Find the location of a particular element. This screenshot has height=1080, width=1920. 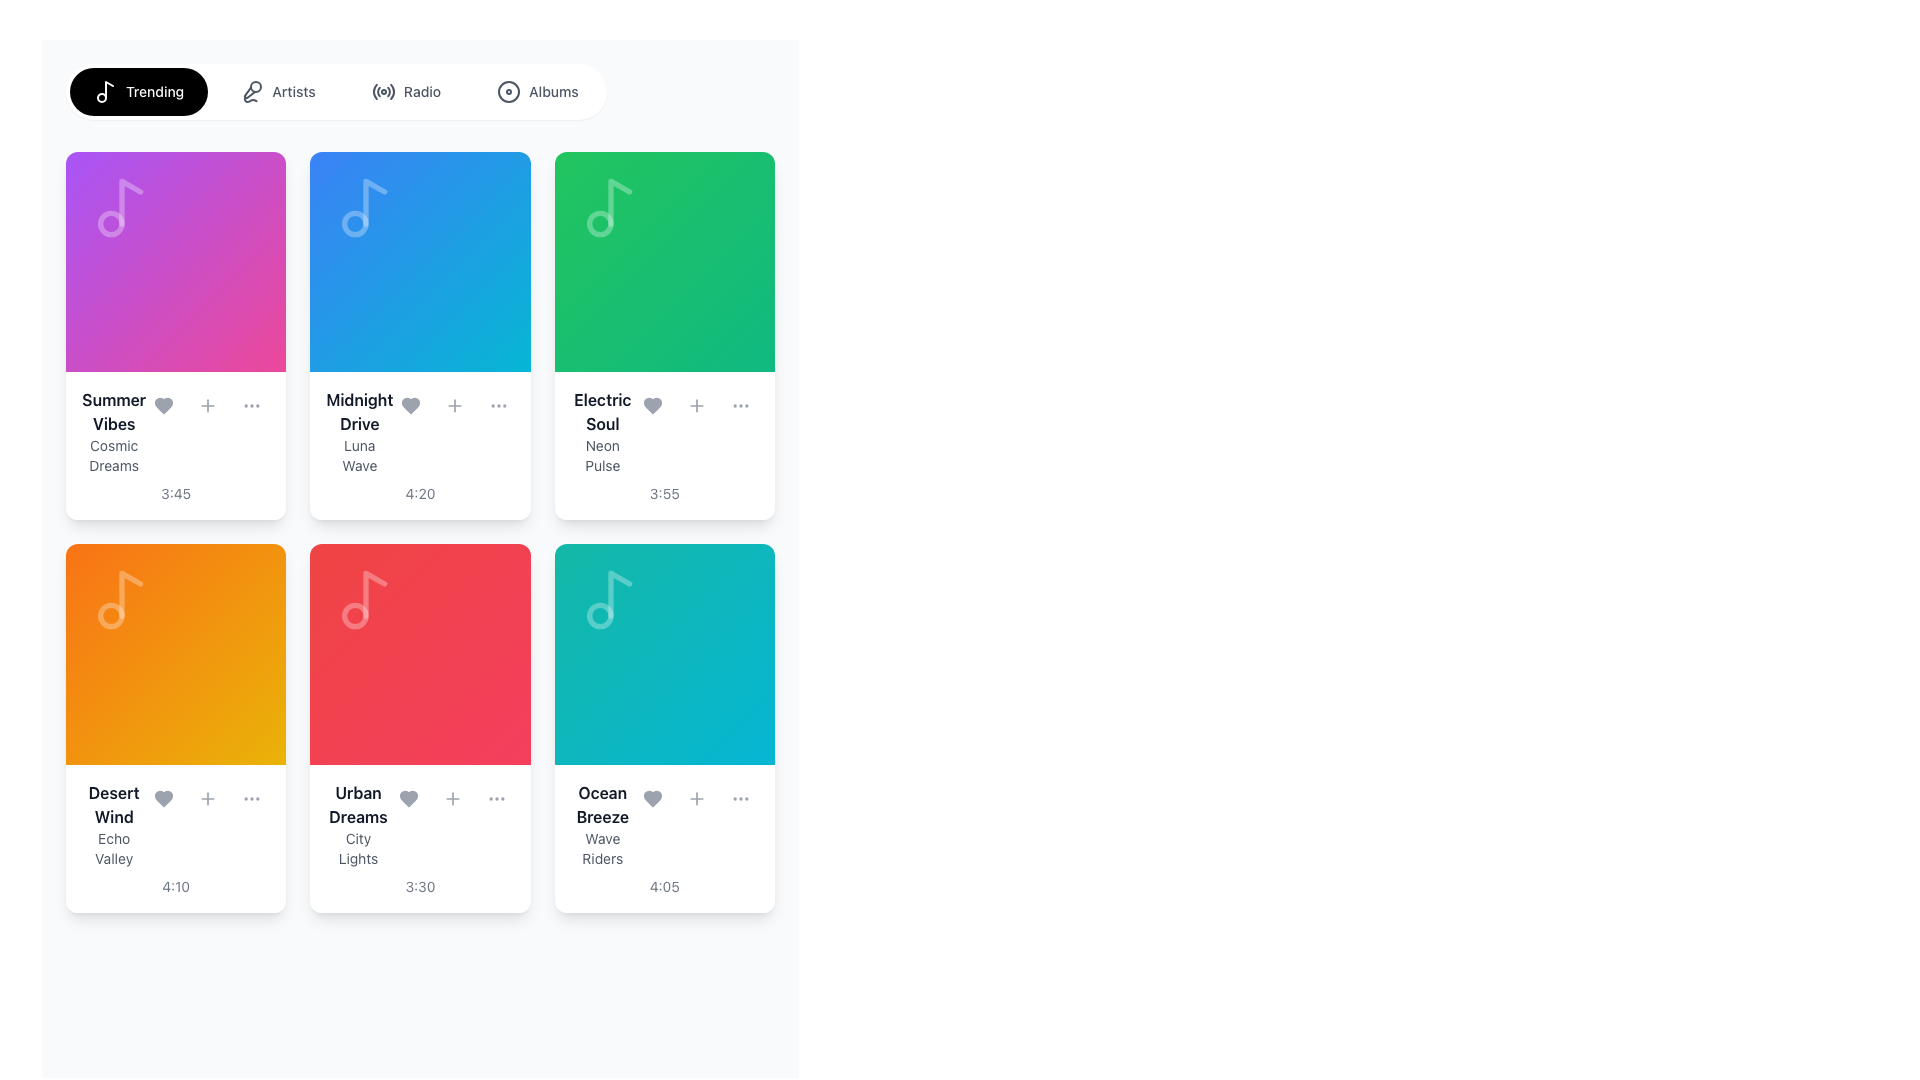

the time duration text displaying '4:10' located beneath 'Echo Valley' within the card titled 'Desert Wind' is located at coordinates (176, 885).